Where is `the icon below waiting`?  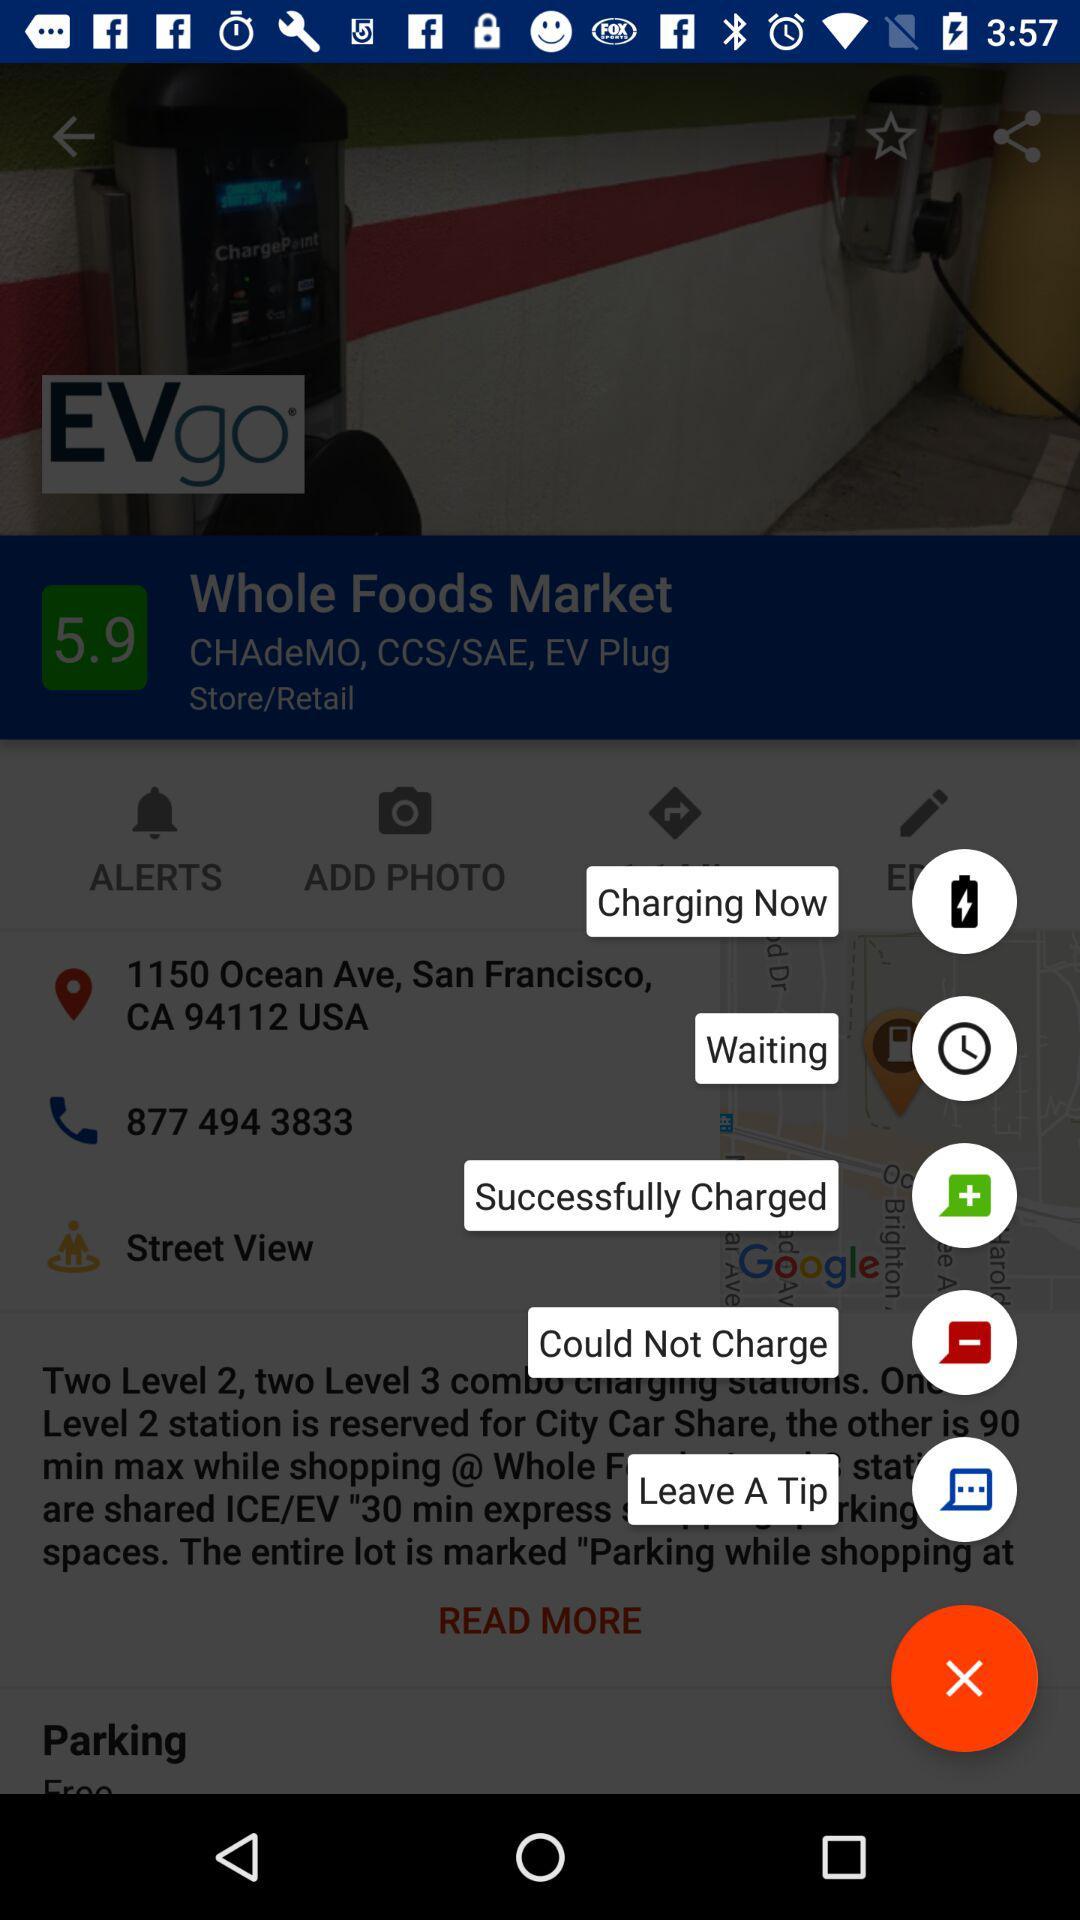
the icon below waiting is located at coordinates (651, 1195).